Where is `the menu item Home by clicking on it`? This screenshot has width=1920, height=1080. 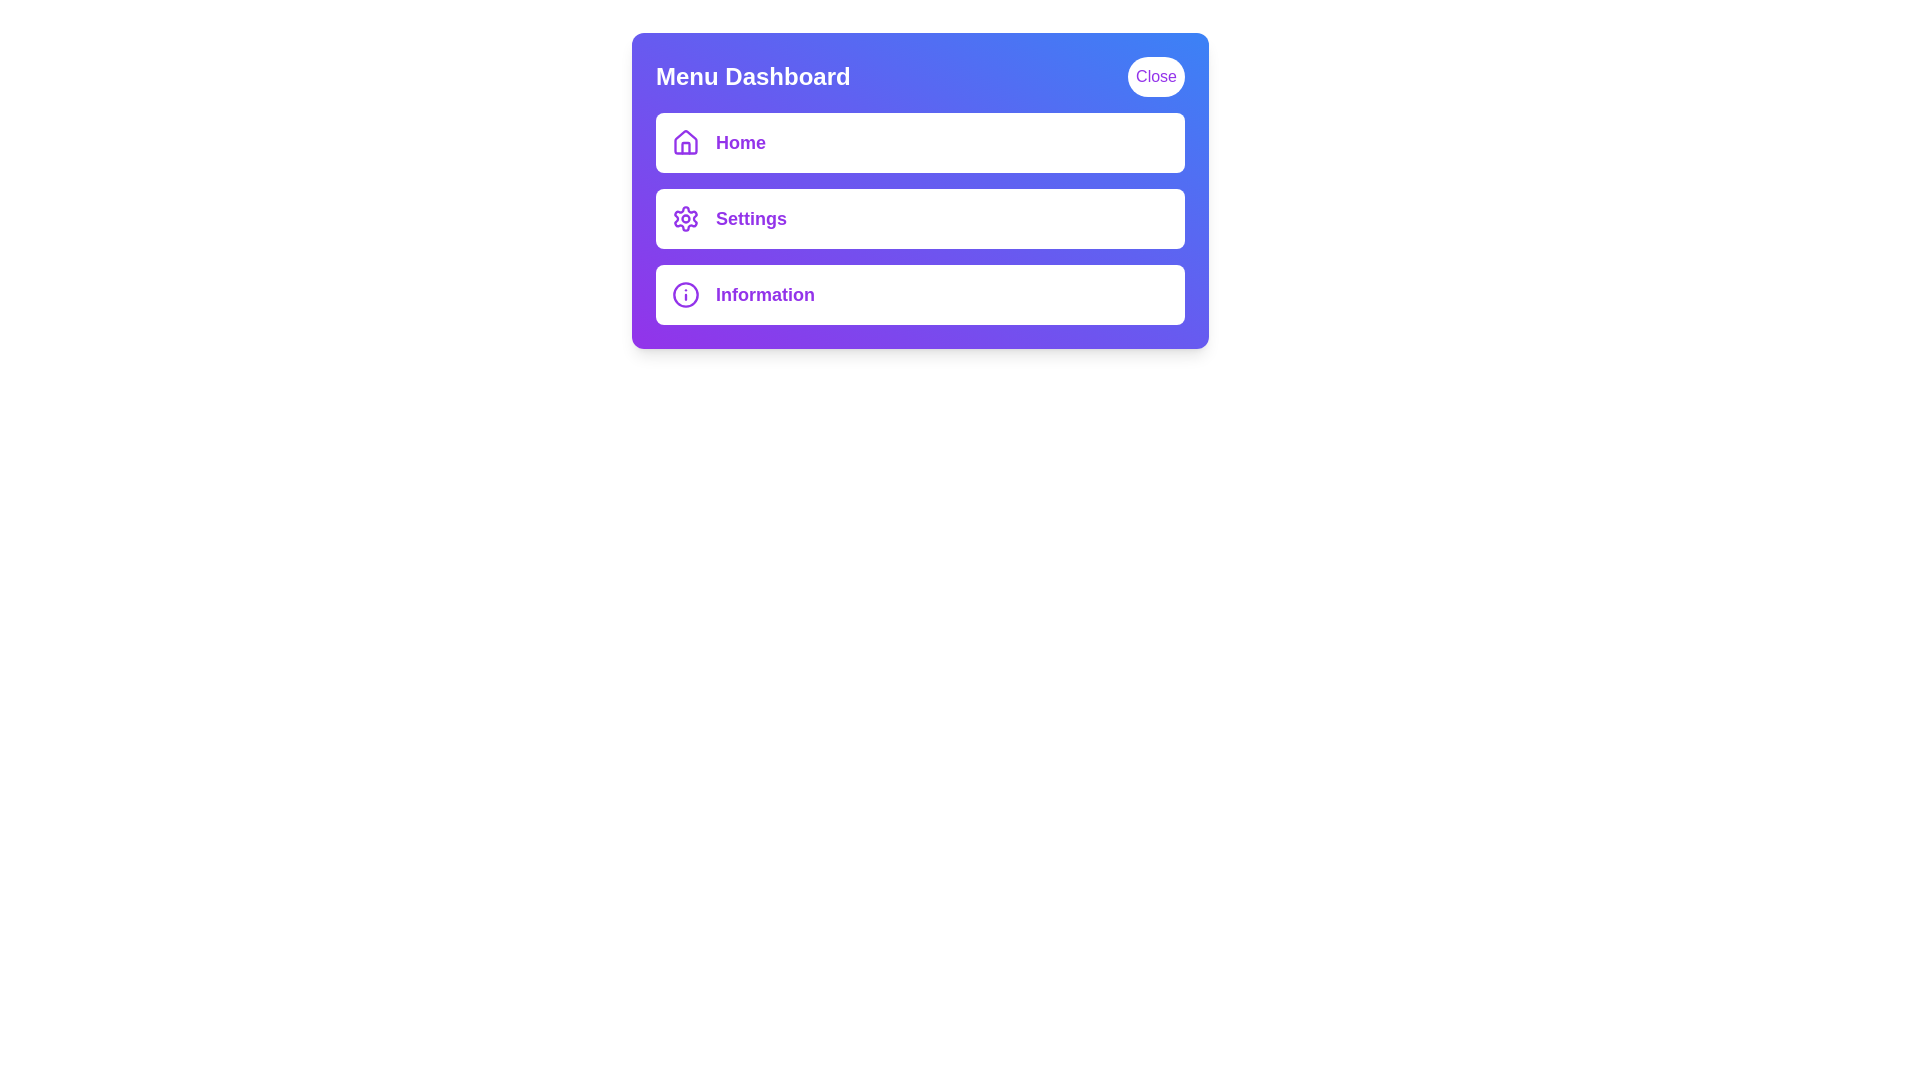
the menu item Home by clicking on it is located at coordinates (919, 141).